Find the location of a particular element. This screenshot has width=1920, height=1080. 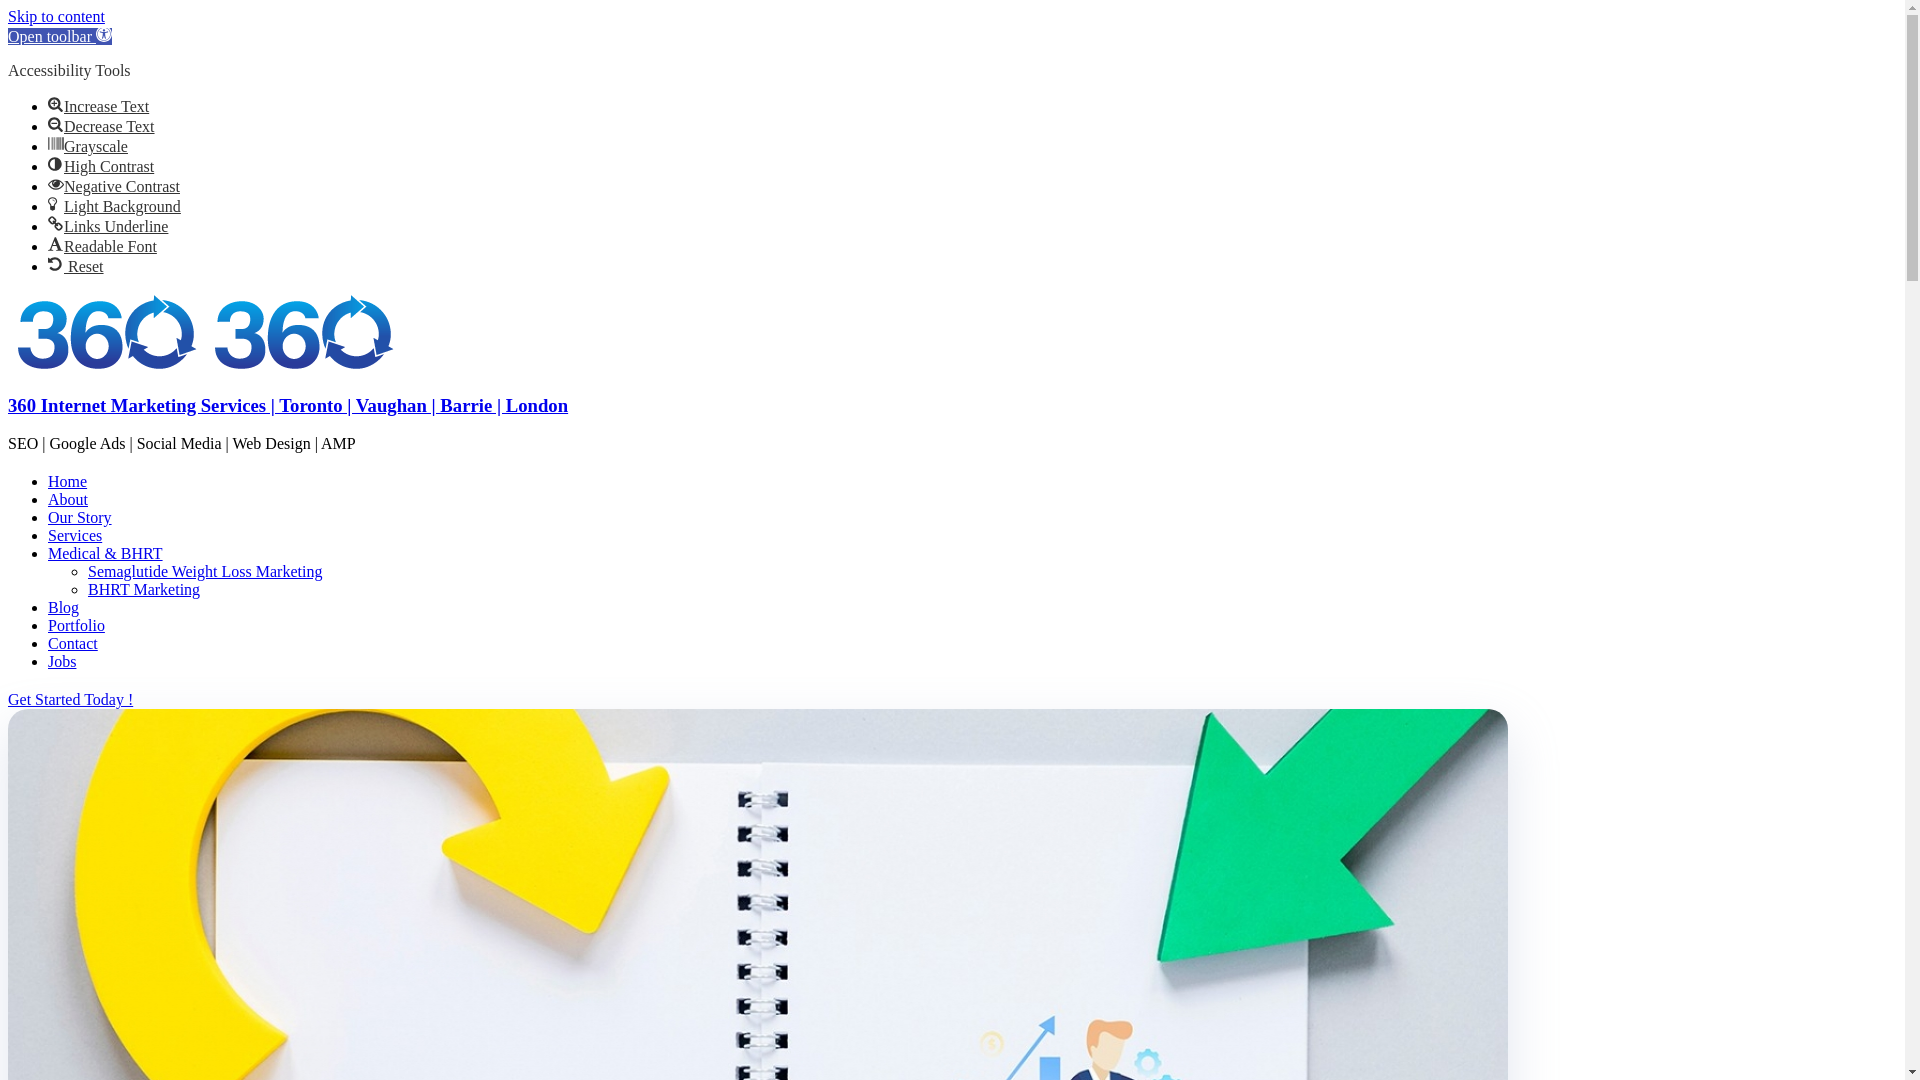

'GrayscaleGrayscale' is located at coordinates (86, 145).